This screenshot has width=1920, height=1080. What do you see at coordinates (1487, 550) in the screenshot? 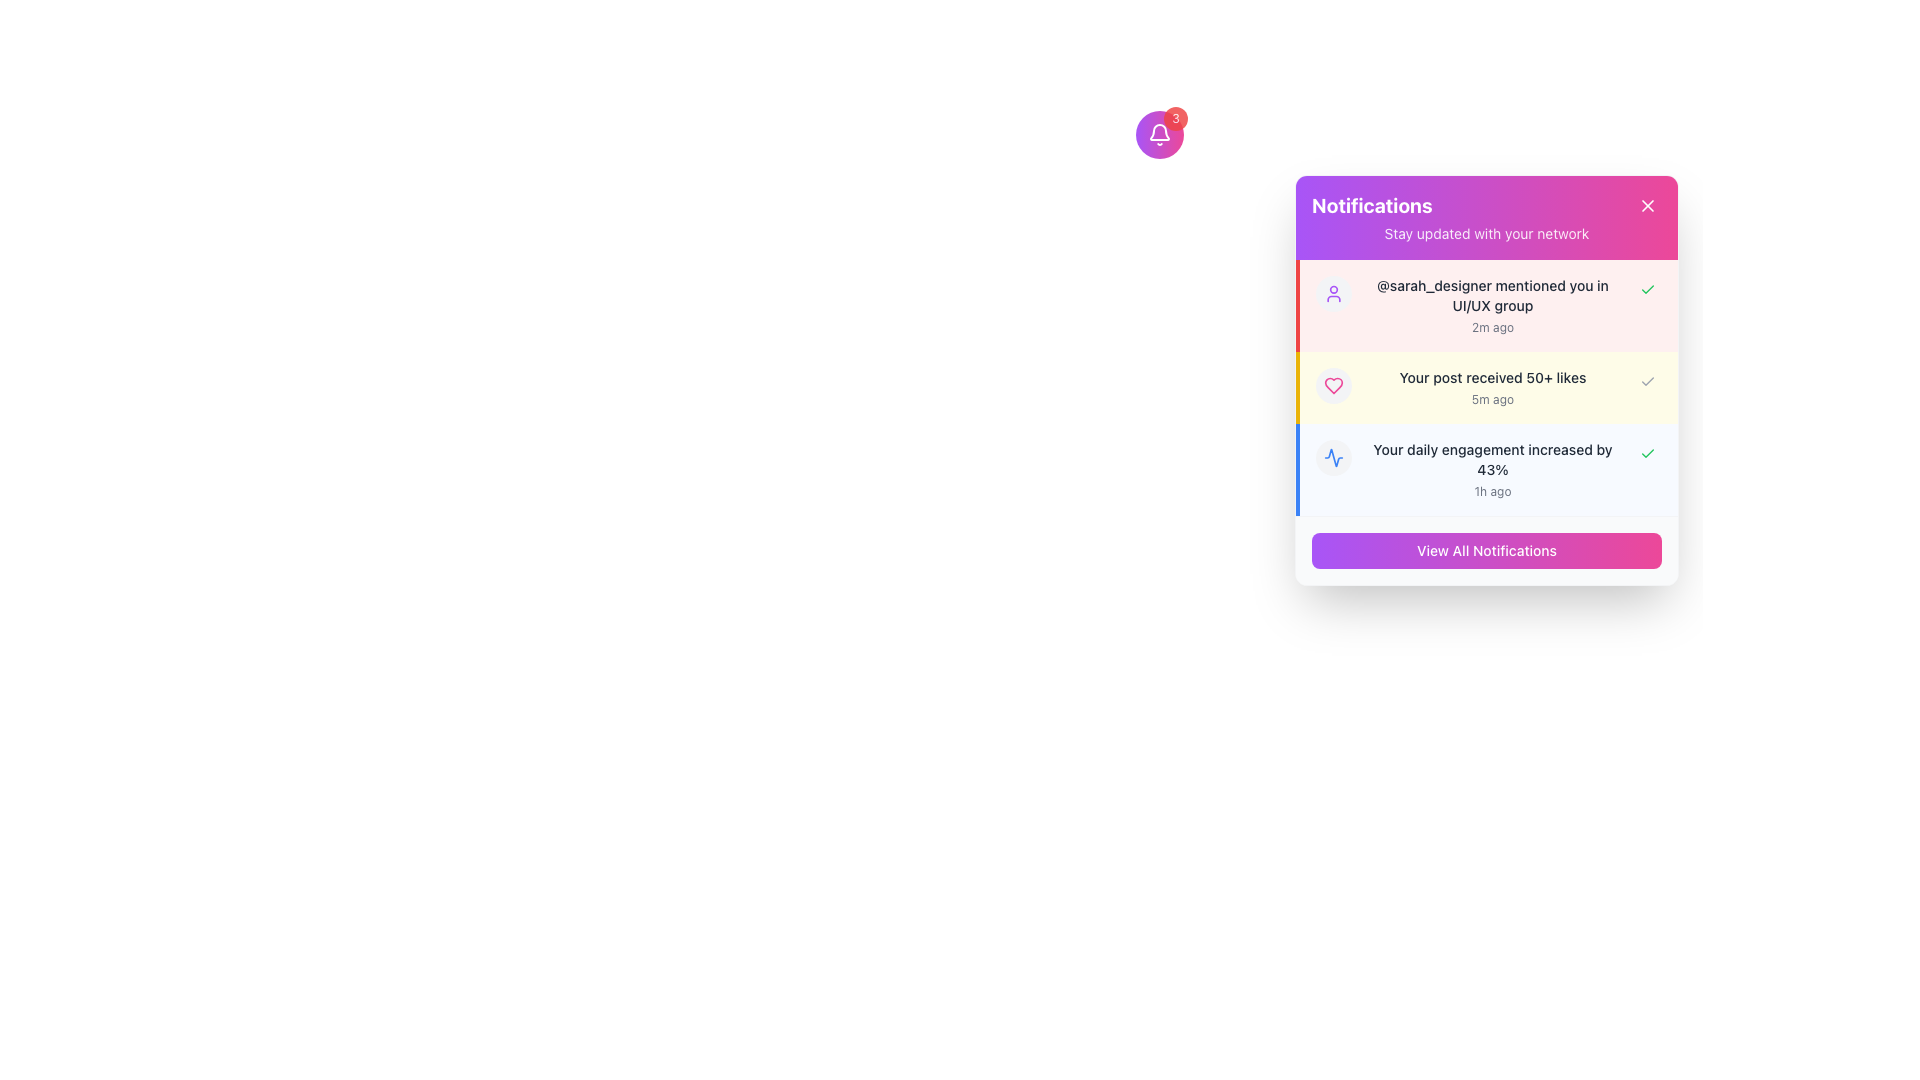
I see `the button located at the bottom of the notification panel to observe any visual changes` at bounding box center [1487, 550].